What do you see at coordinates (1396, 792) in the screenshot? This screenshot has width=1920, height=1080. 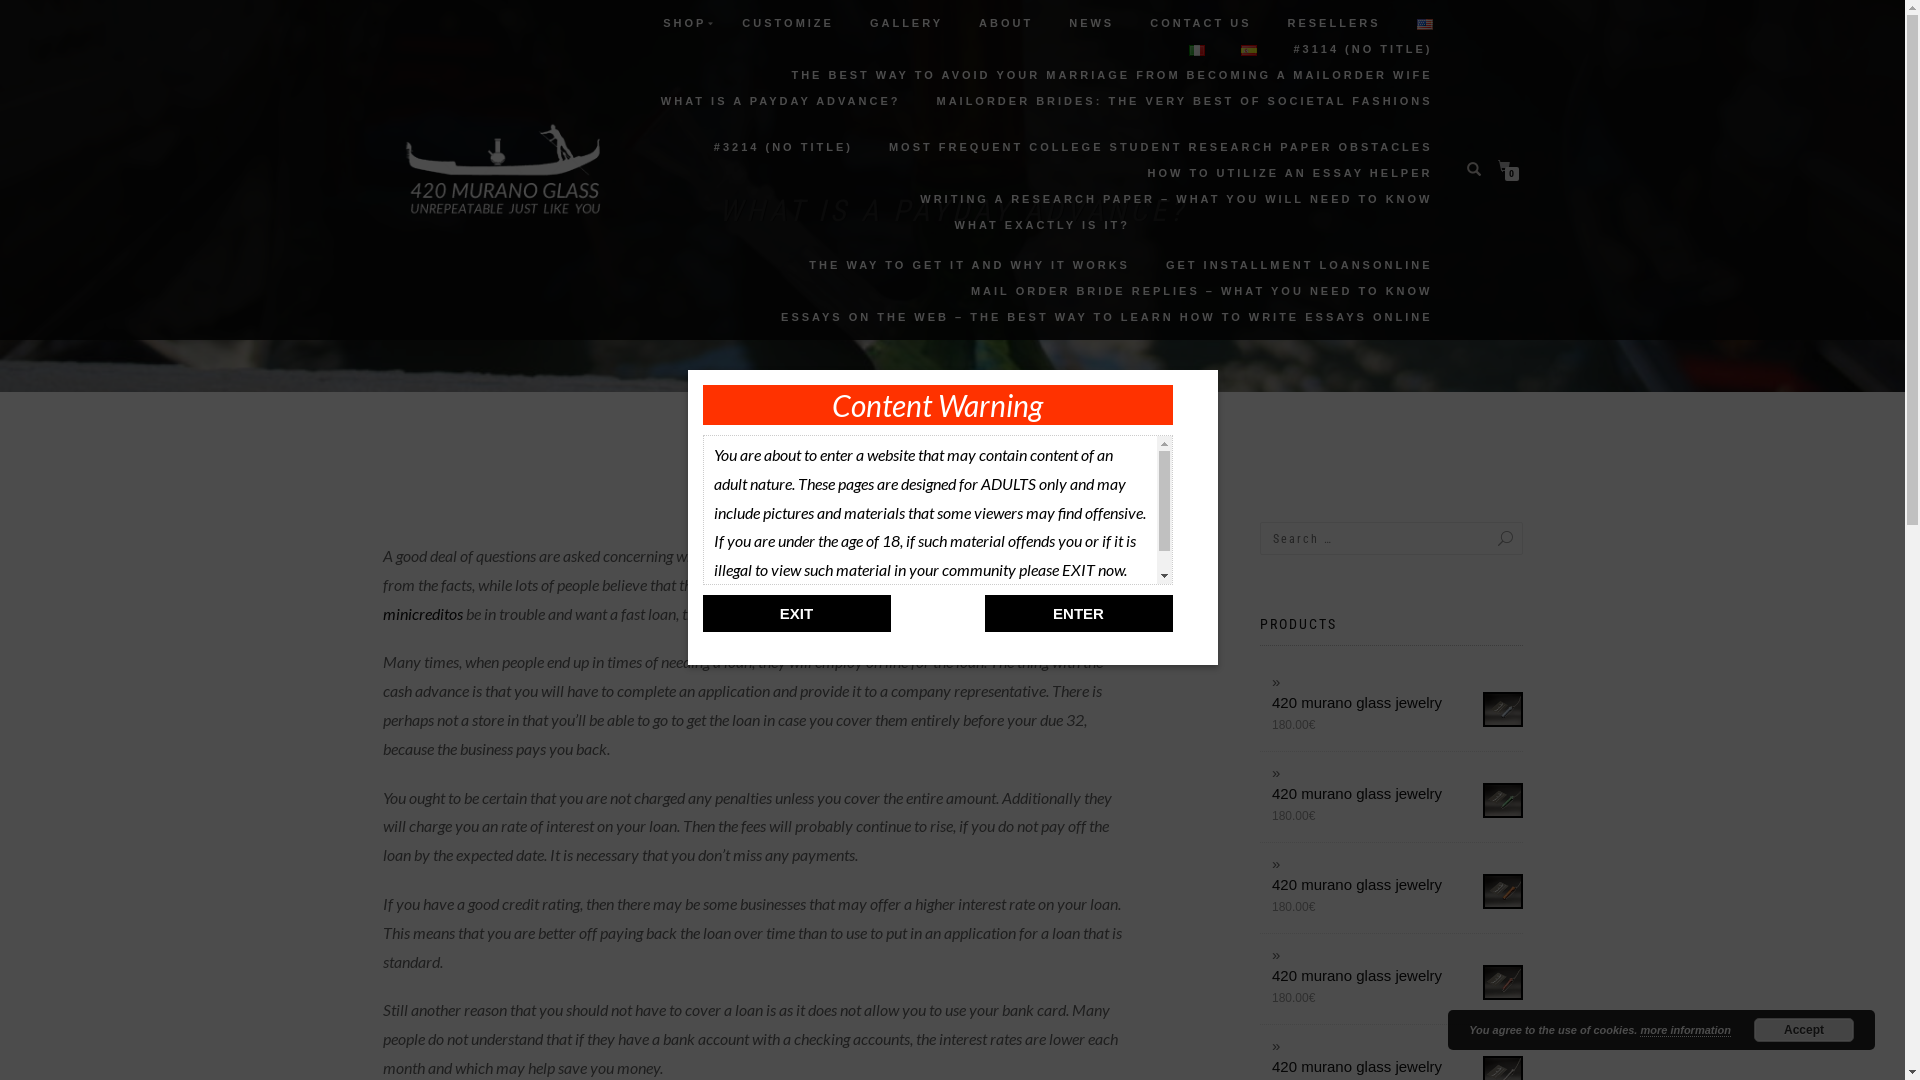 I see `'420 murano glass jewelry'` at bounding box center [1396, 792].